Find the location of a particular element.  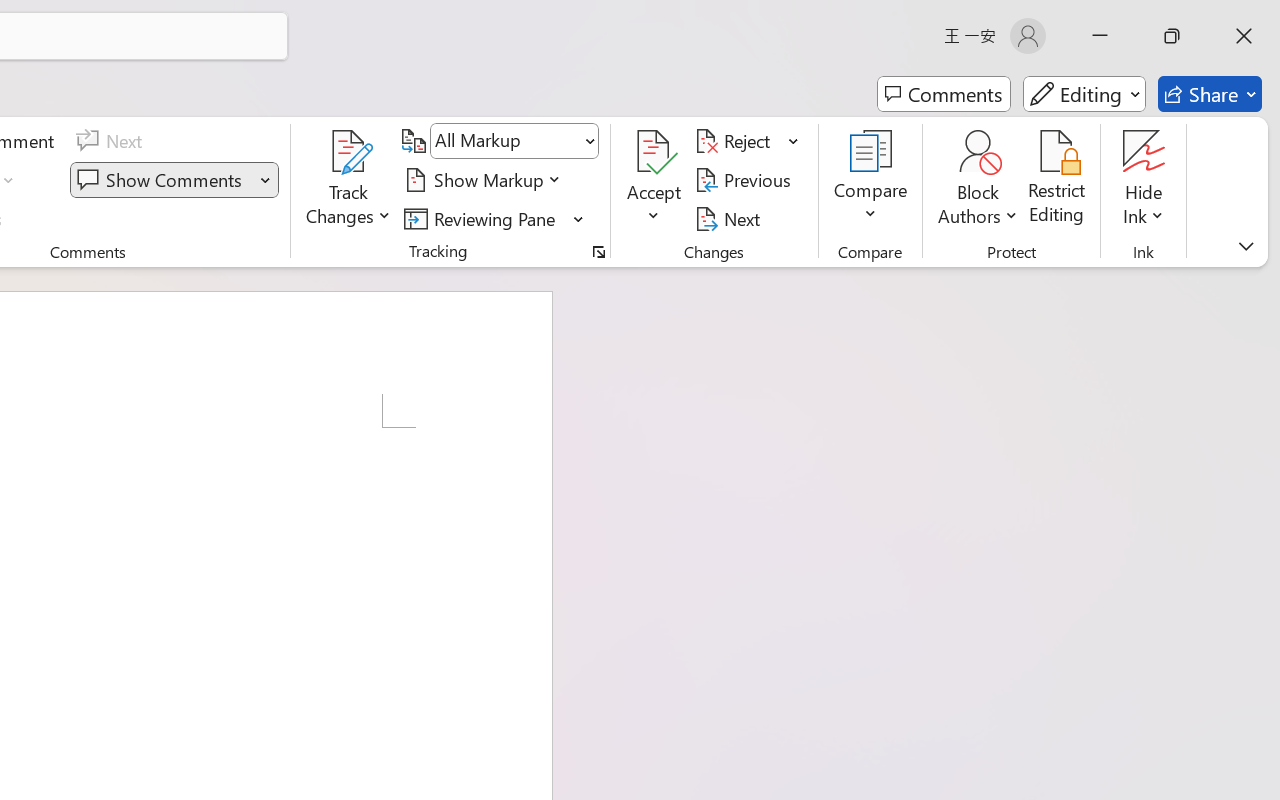

'Show Comments' is located at coordinates (174, 179).